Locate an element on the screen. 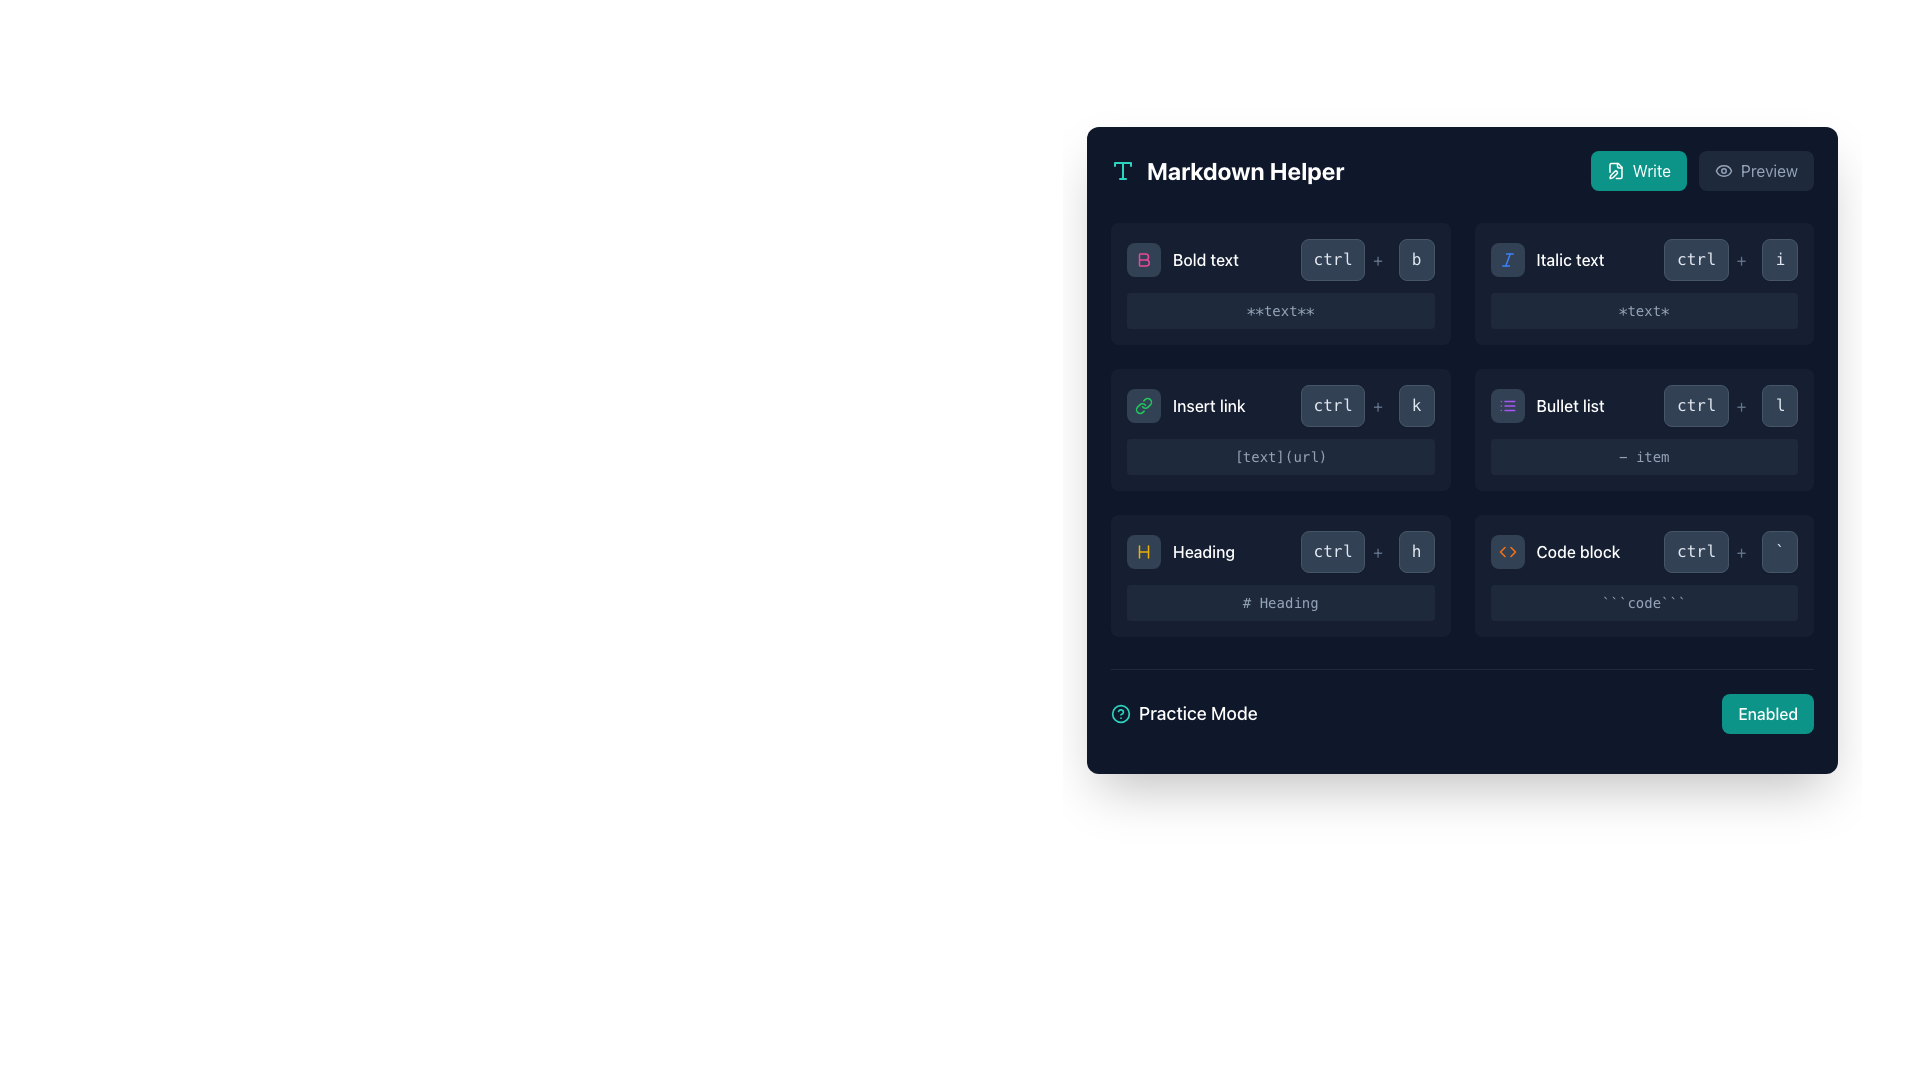 The height and width of the screenshot is (1080, 1920). the Shortcut hint display in the lower-right corner of the 'Code block' section that shows the keyboard shortcut 'ctrl+`' is located at coordinates (1730, 551).